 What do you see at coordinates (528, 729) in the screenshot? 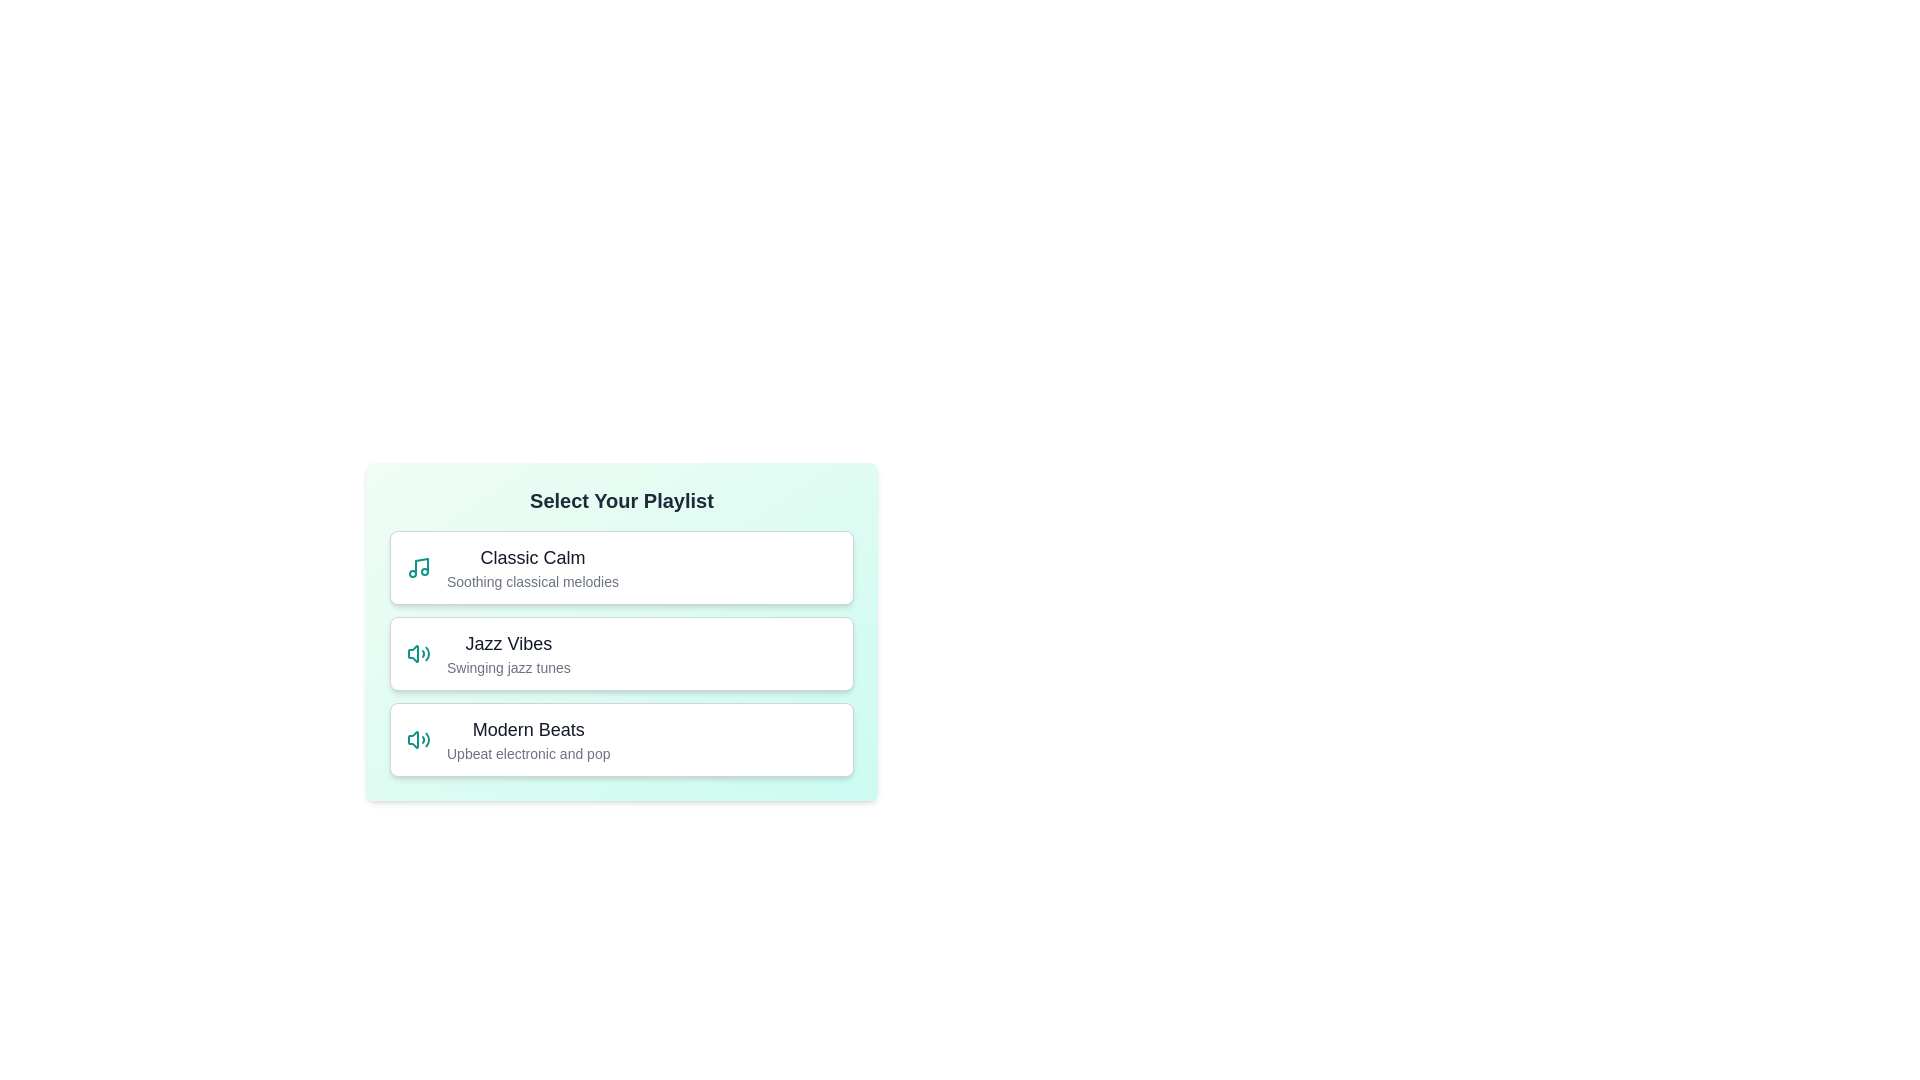
I see `displayed text of the 'Modern Beats' label, which is bold and dark gray, located under the 'Select Your Playlist' heading` at bounding box center [528, 729].